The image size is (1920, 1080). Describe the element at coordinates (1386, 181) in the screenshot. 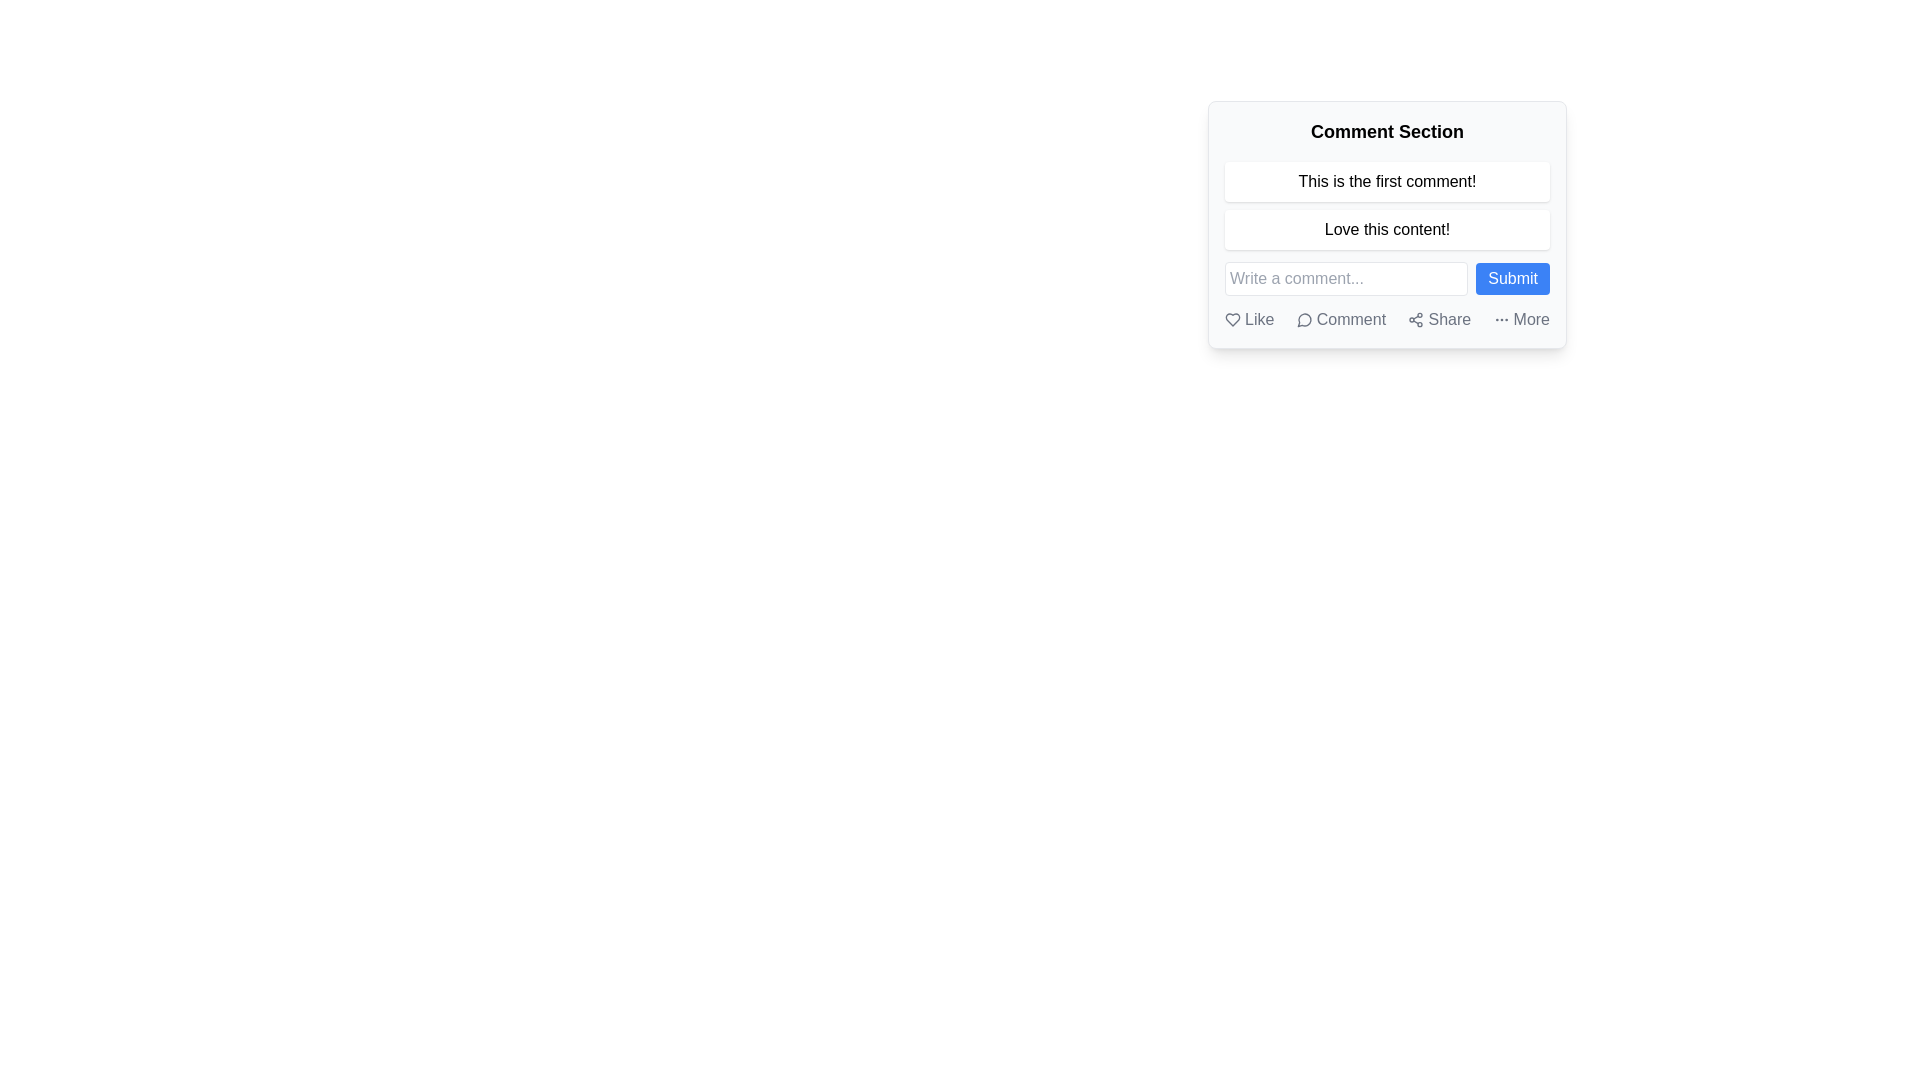

I see `displayed text of the first comment in the 'Comment Section' located just above the 'Love this content!' text` at that location.